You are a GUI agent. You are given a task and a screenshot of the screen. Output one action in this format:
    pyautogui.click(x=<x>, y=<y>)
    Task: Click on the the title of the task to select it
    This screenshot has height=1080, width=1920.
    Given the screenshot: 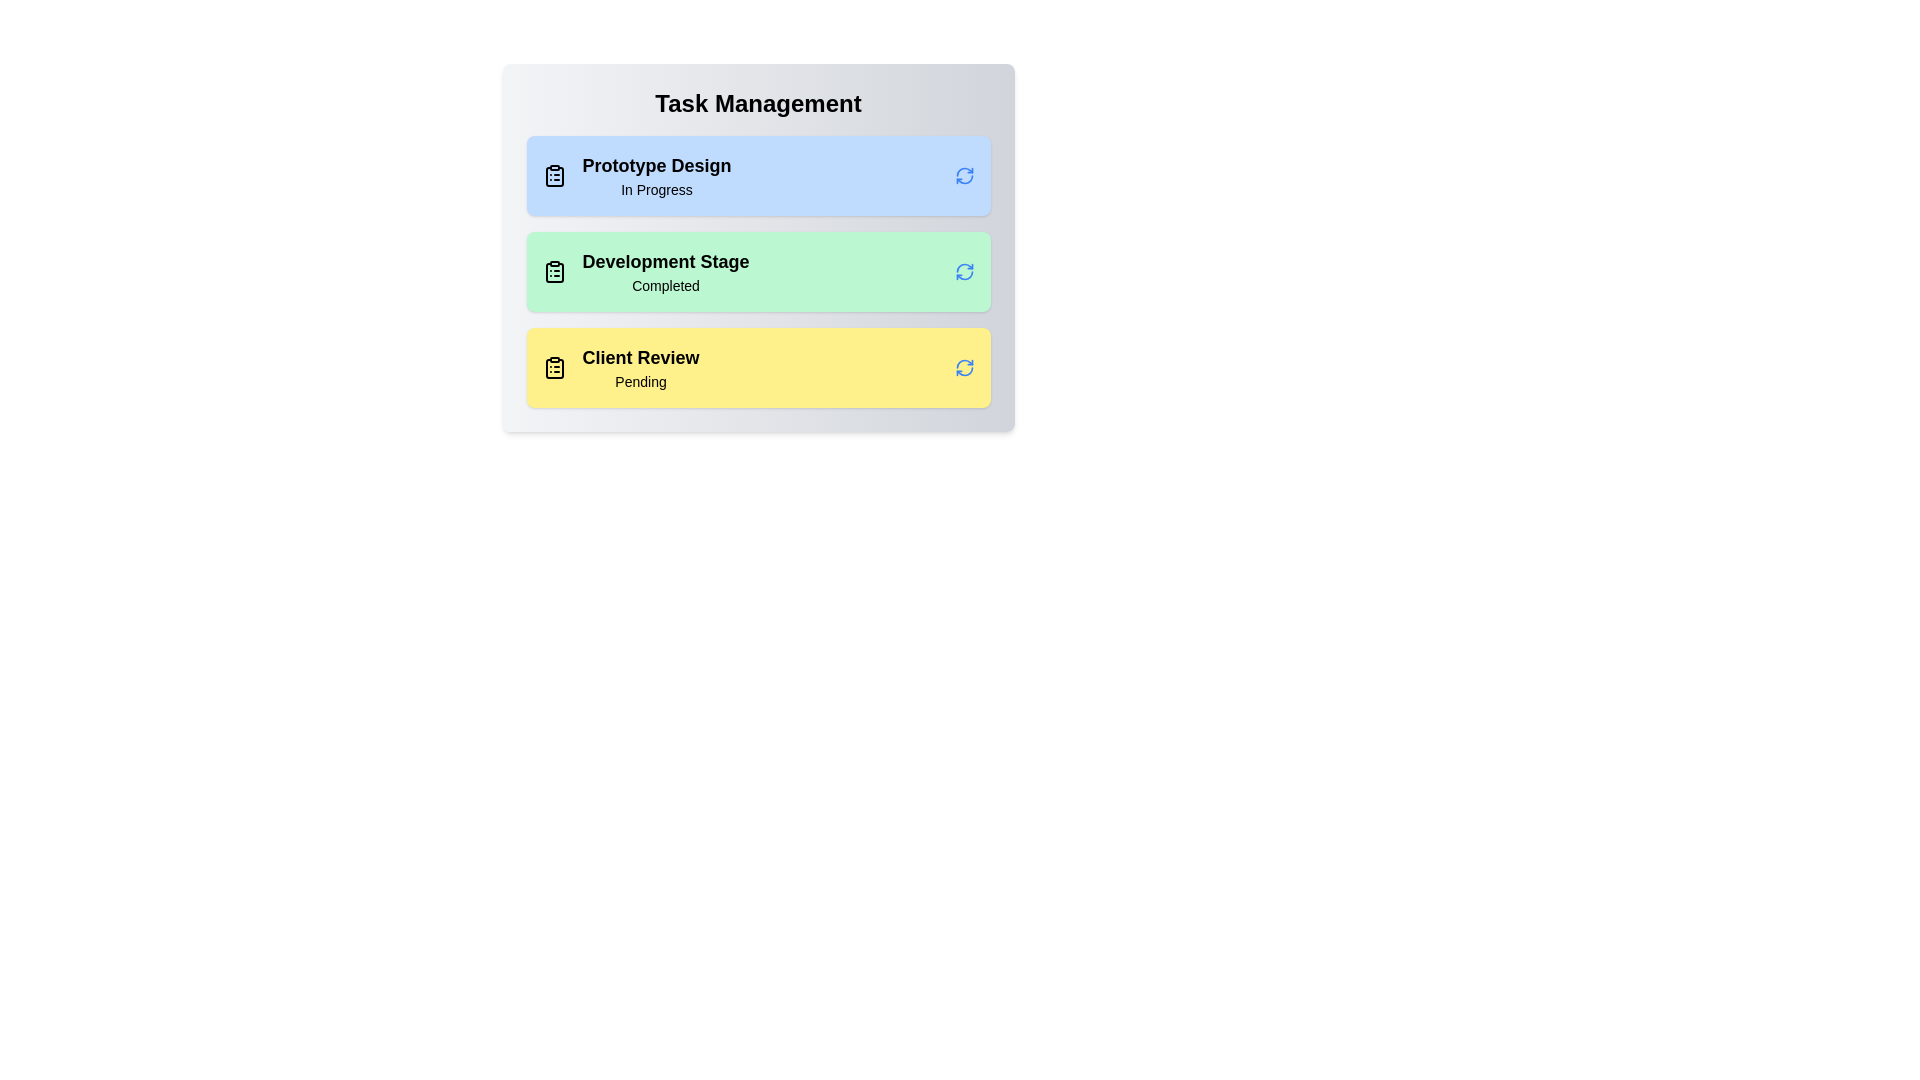 What is the action you would take?
    pyautogui.click(x=657, y=164)
    